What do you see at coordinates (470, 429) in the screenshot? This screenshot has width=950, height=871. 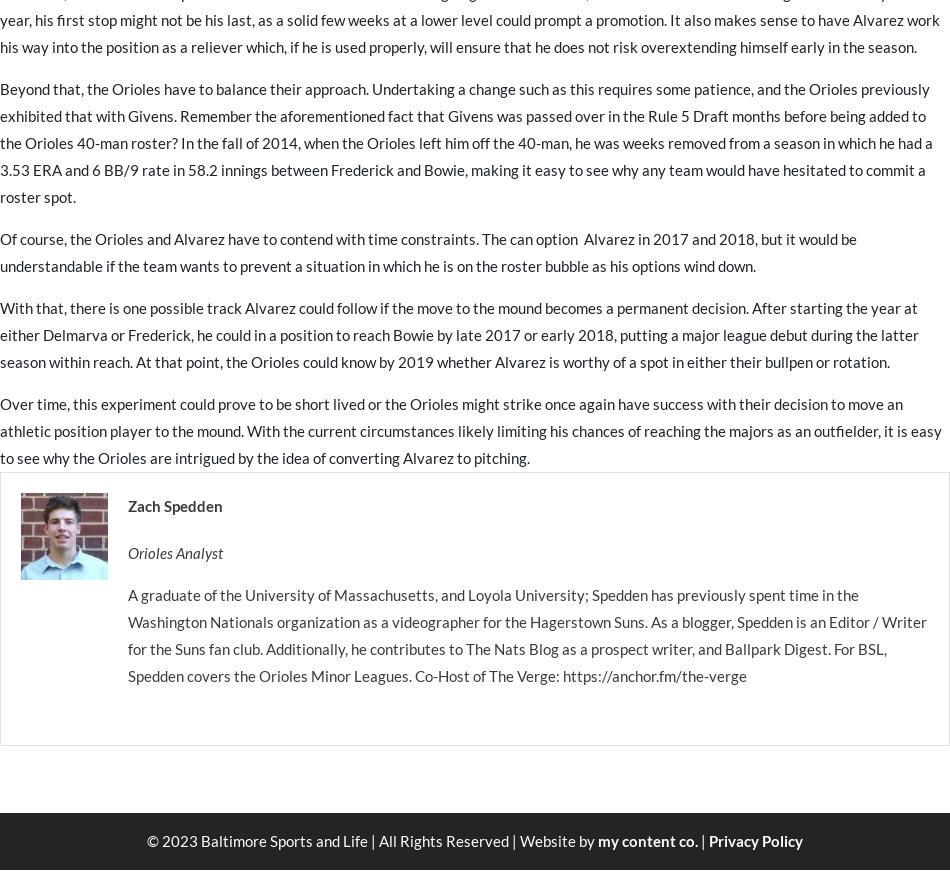 I see `'Over time, this experiment could prove to be short lived or the Orioles might strike once again have success with their decision to move an athletic position player to the mound. With the current circumstances likely limiting his chances of reaching the majors as an outfielder, it is easy to see why the Orioles are intrigued by the idea of converting Alvarez to pitching.'` at bounding box center [470, 429].